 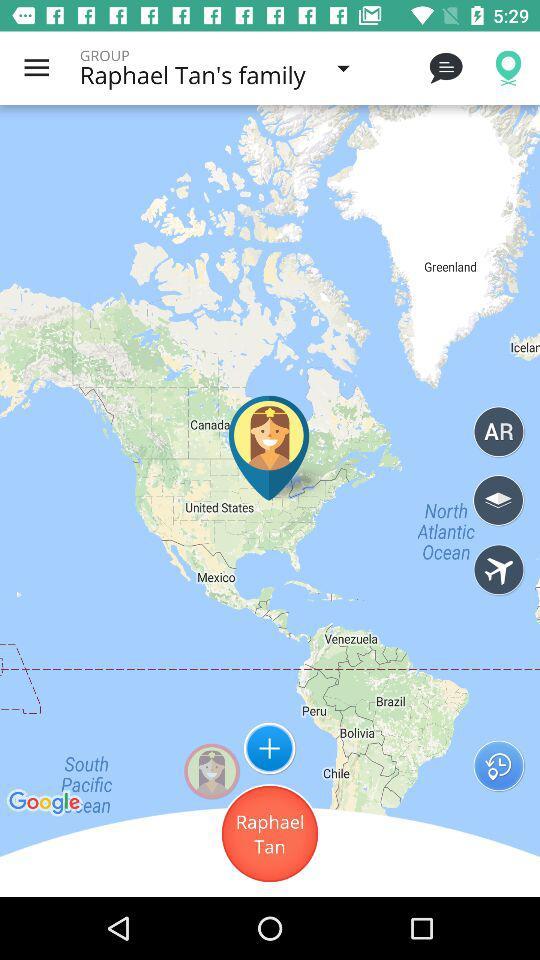 What do you see at coordinates (211, 770) in the screenshot?
I see `the circular shaped image on the left to the  button icon on the web page` at bounding box center [211, 770].